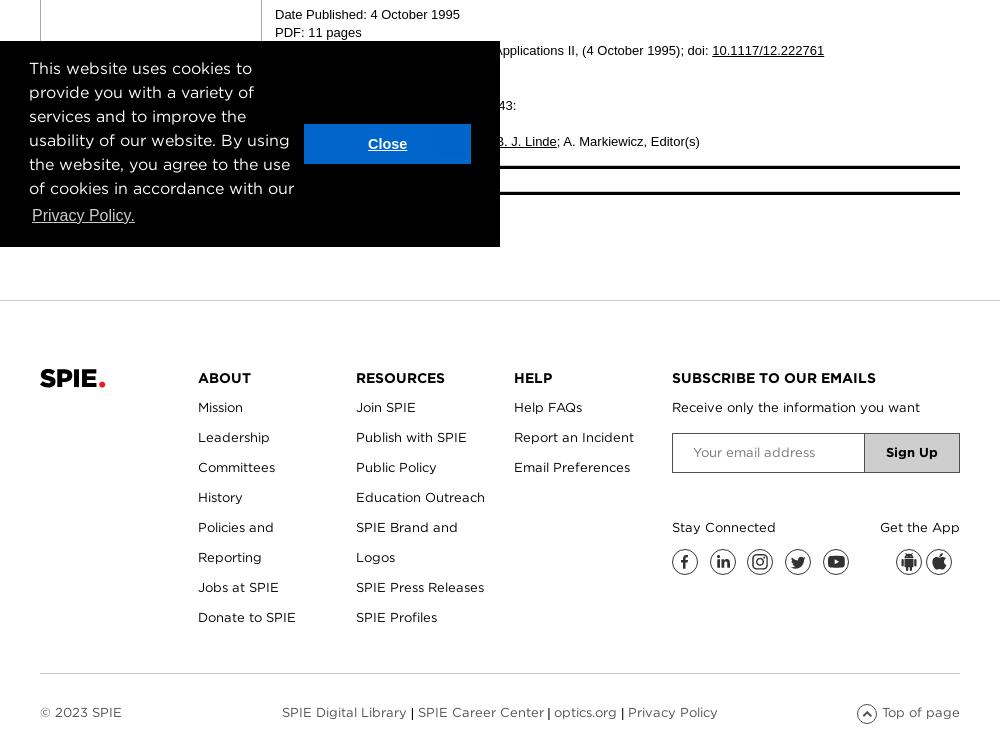 This screenshot has height=753, width=1000. What do you see at coordinates (404, 140) in the screenshot?
I see `'Piotr Kwiek'` at bounding box center [404, 140].